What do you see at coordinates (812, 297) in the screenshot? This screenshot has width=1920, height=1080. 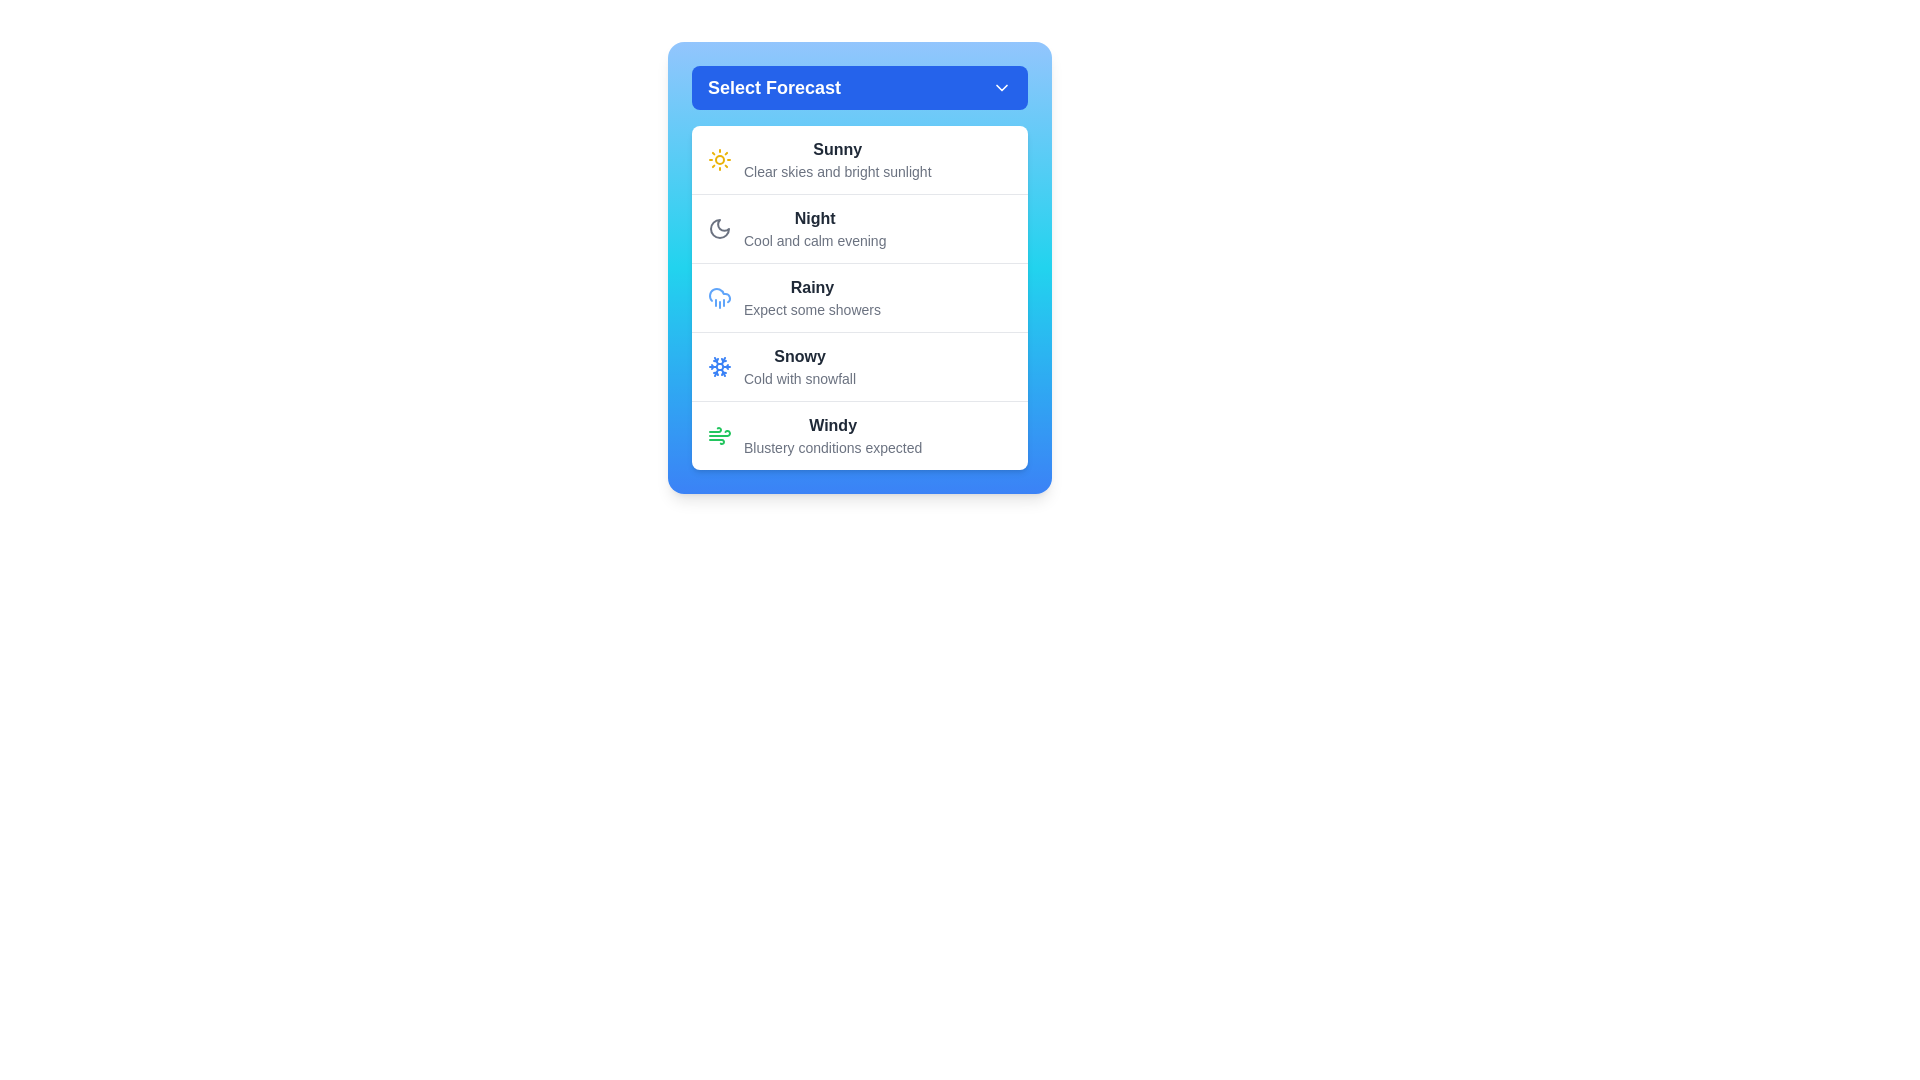 I see `the weather condition label displaying 'Rainy' with the description 'Expect some showers', which is centered in the forecast list between 'Night' and 'Snowy'` at bounding box center [812, 297].